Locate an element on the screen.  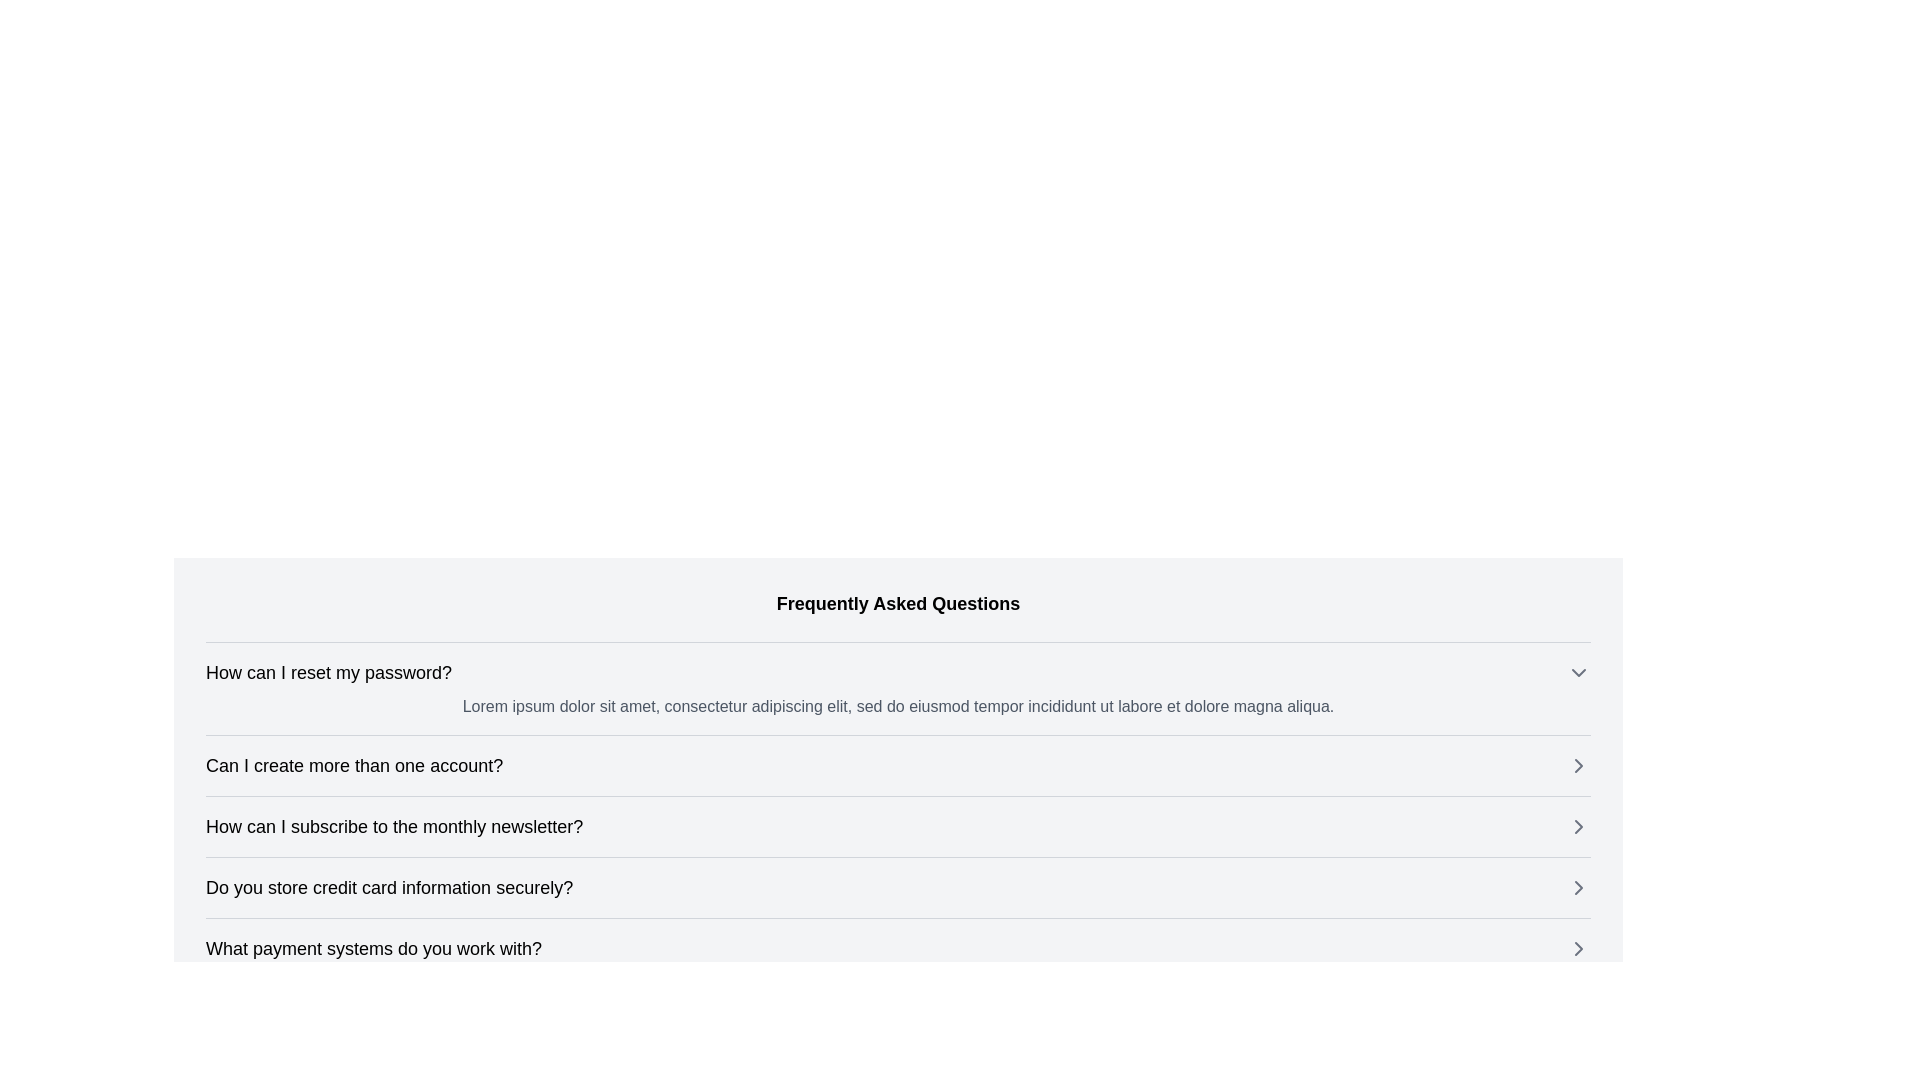
the text label presenting the frequently asked question about storing credit card information securely, located in the fourth row of the FAQ section is located at coordinates (389, 886).